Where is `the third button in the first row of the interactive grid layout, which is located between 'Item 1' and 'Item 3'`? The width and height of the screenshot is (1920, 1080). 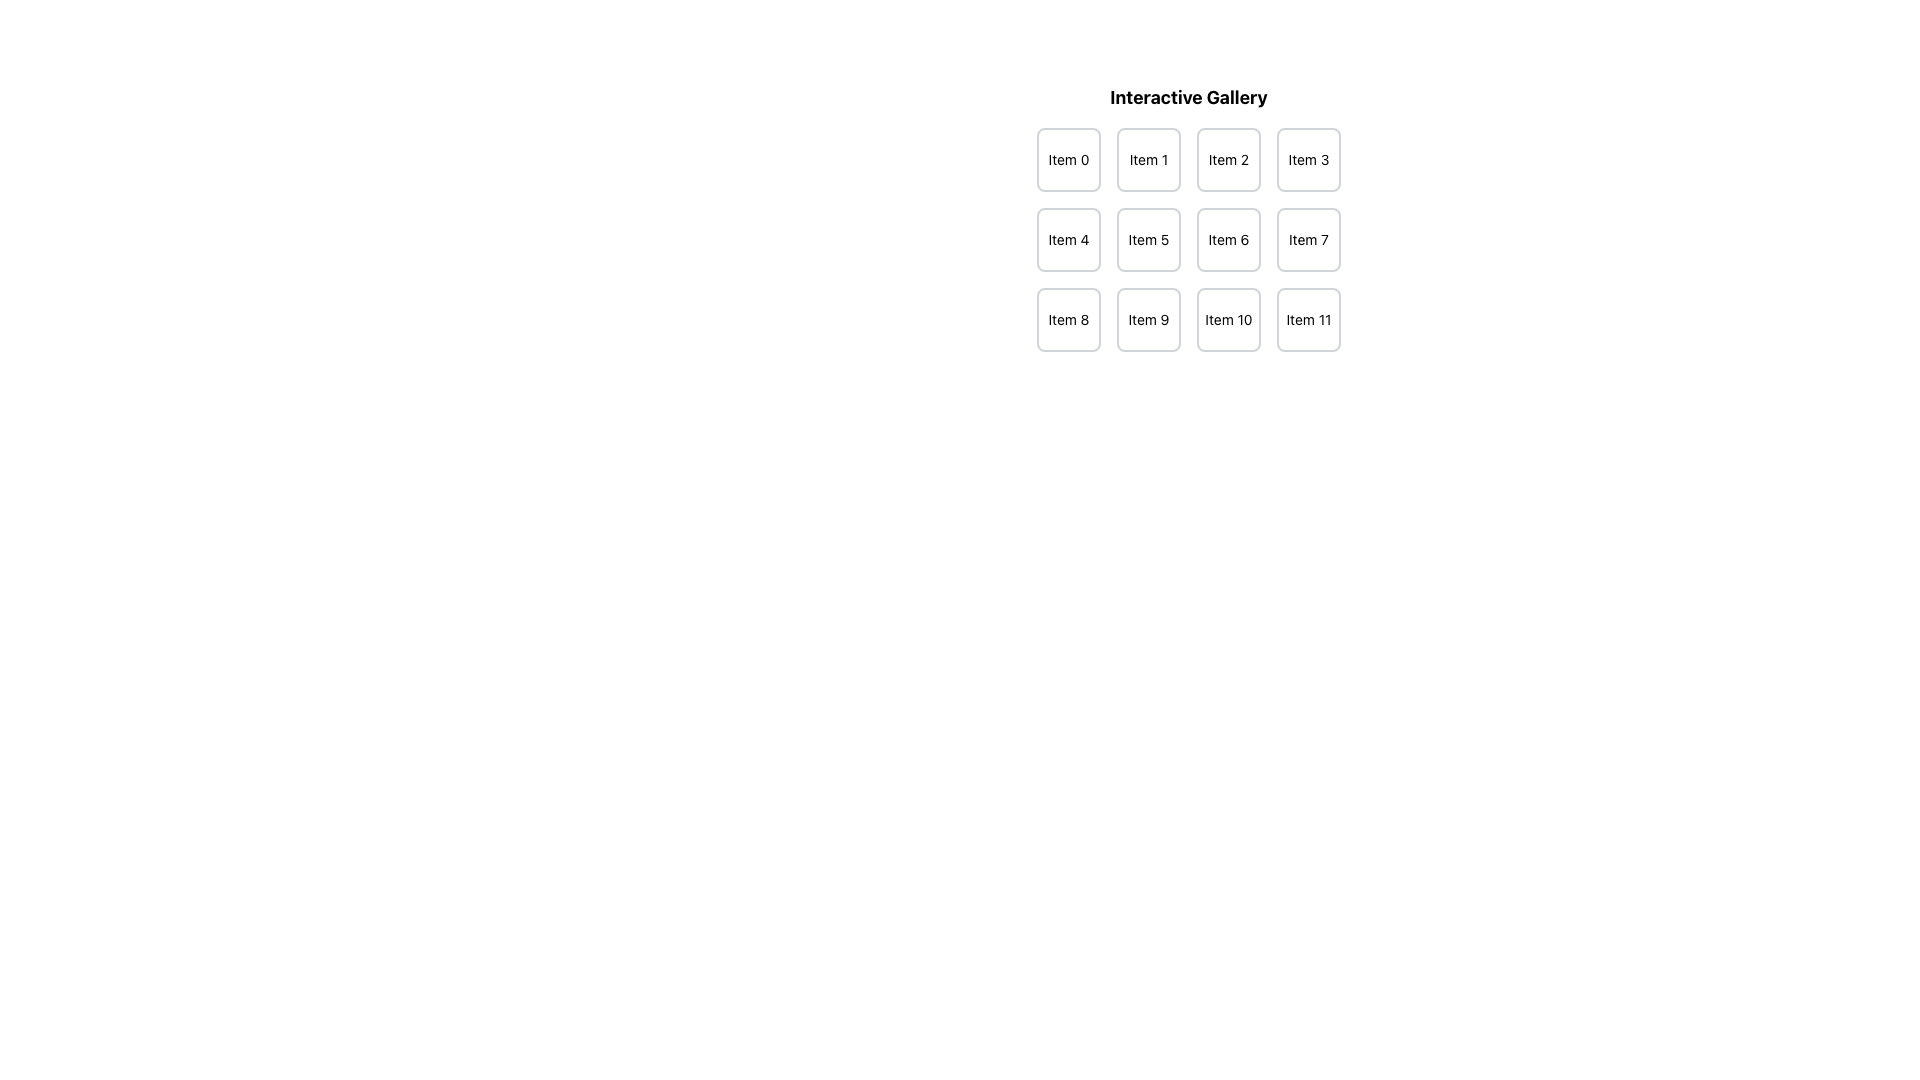
the third button in the first row of the interactive grid layout, which is located between 'Item 1' and 'Item 3' is located at coordinates (1227, 158).